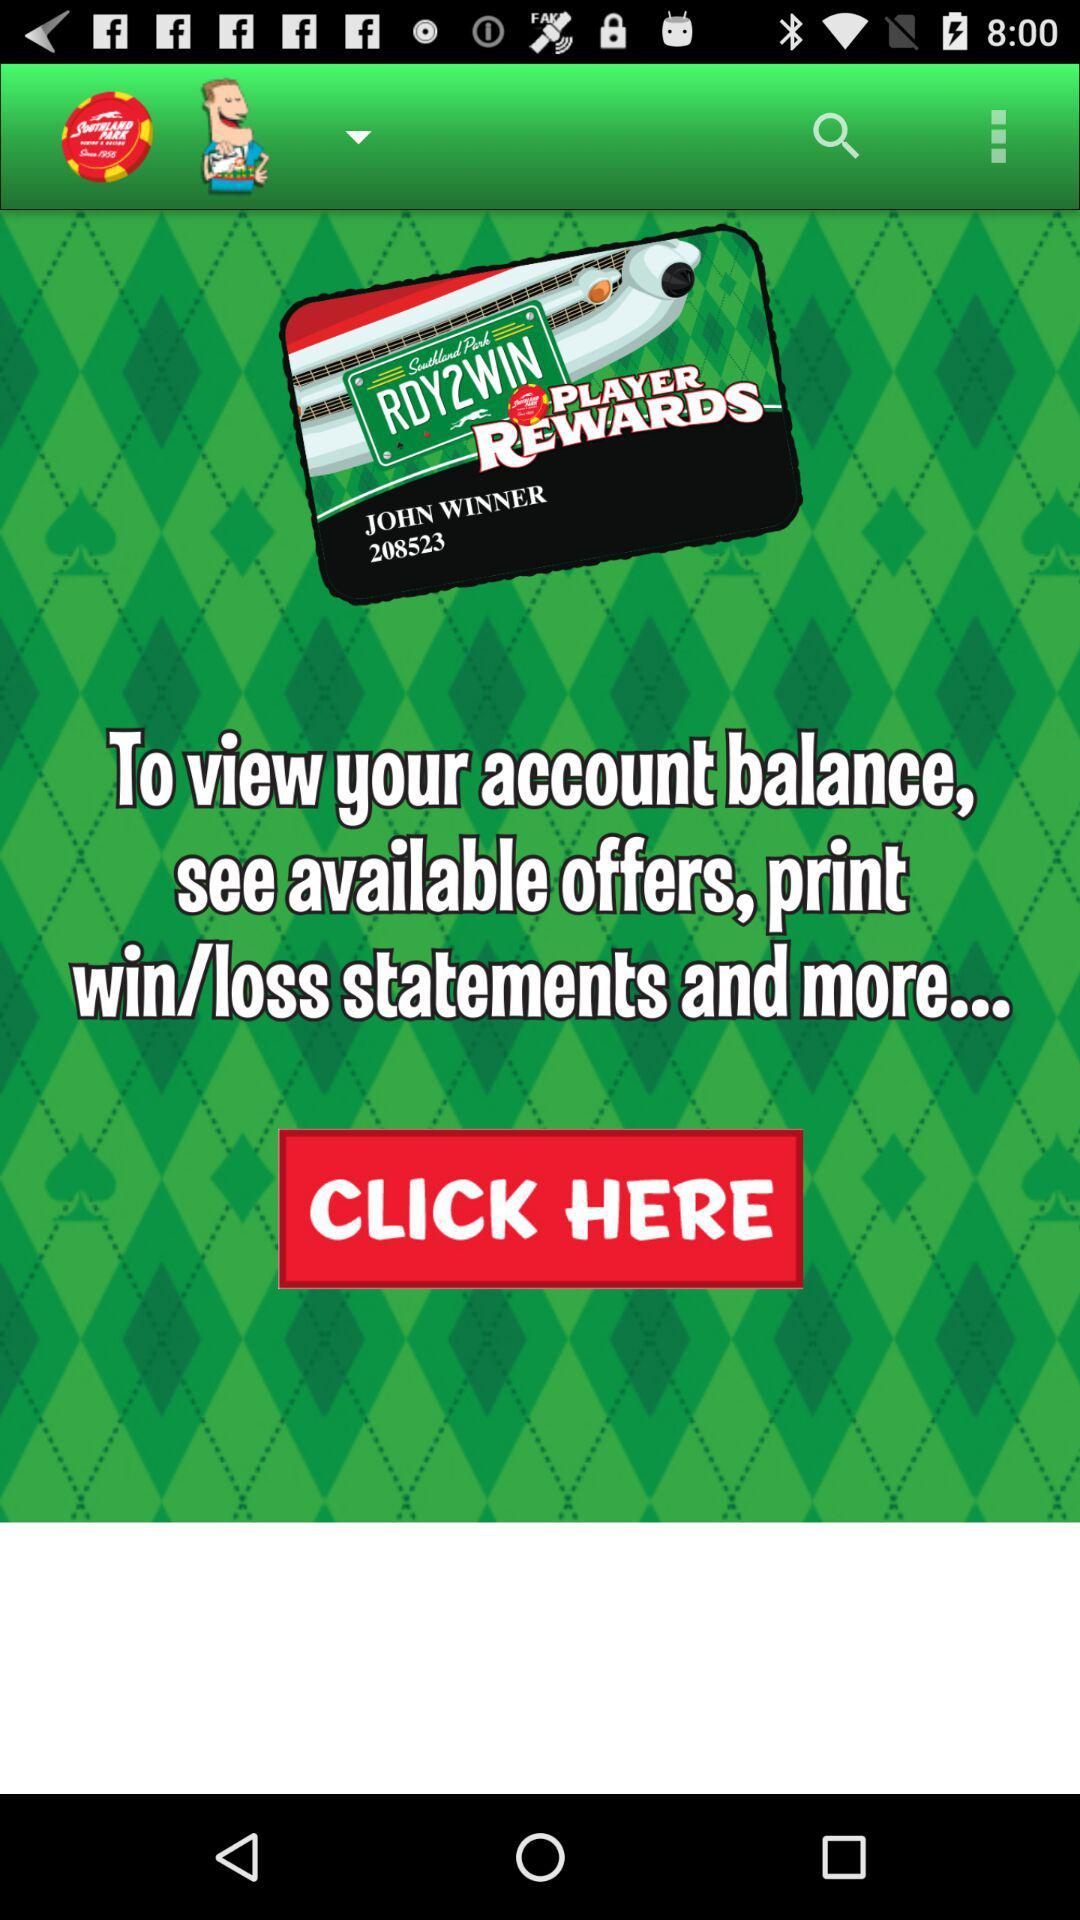 Image resolution: width=1080 pixels, height=1920 pixels. Describe the element at coordinates (999, 135) in the screenshot. I see `open the menu` at that location.